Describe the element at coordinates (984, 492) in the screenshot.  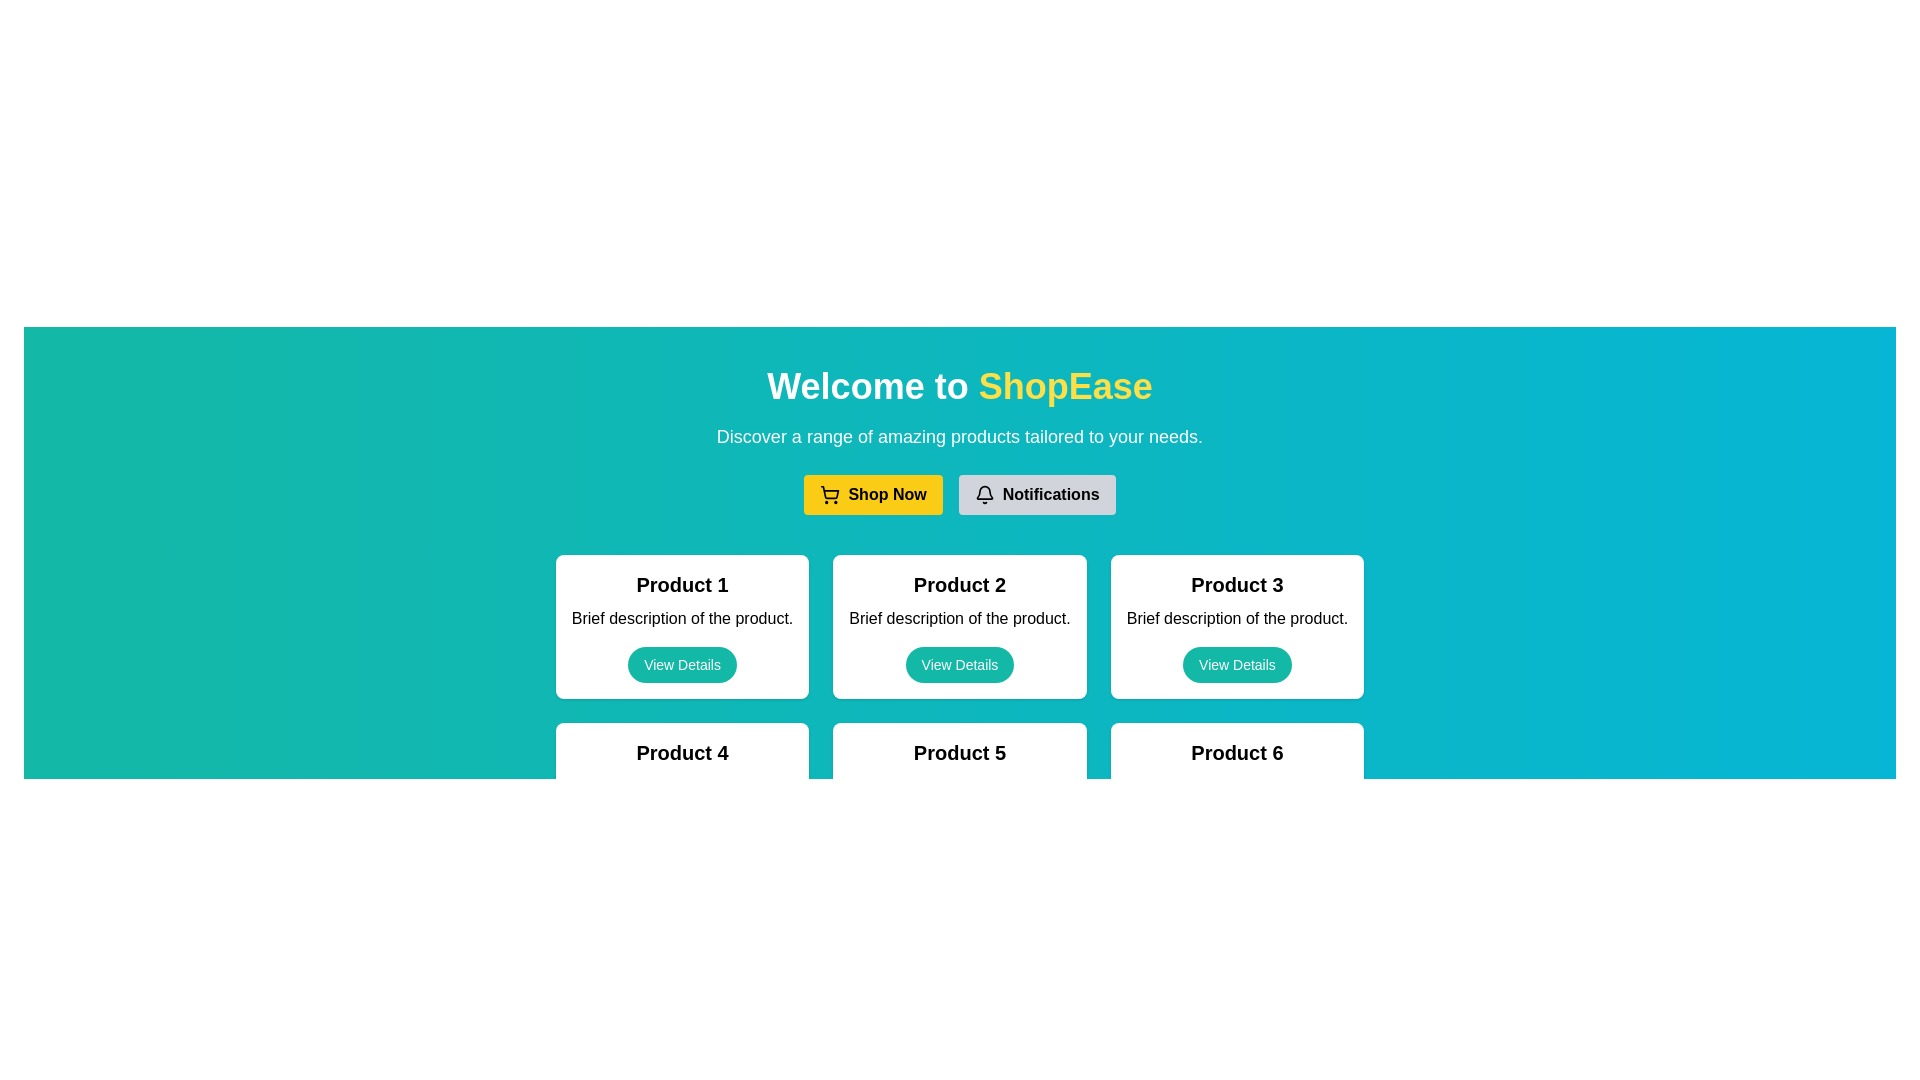
I see `the bell-shaped icon within the notifications button located to the right of the 'Shop Now' button in the header section` at that location.